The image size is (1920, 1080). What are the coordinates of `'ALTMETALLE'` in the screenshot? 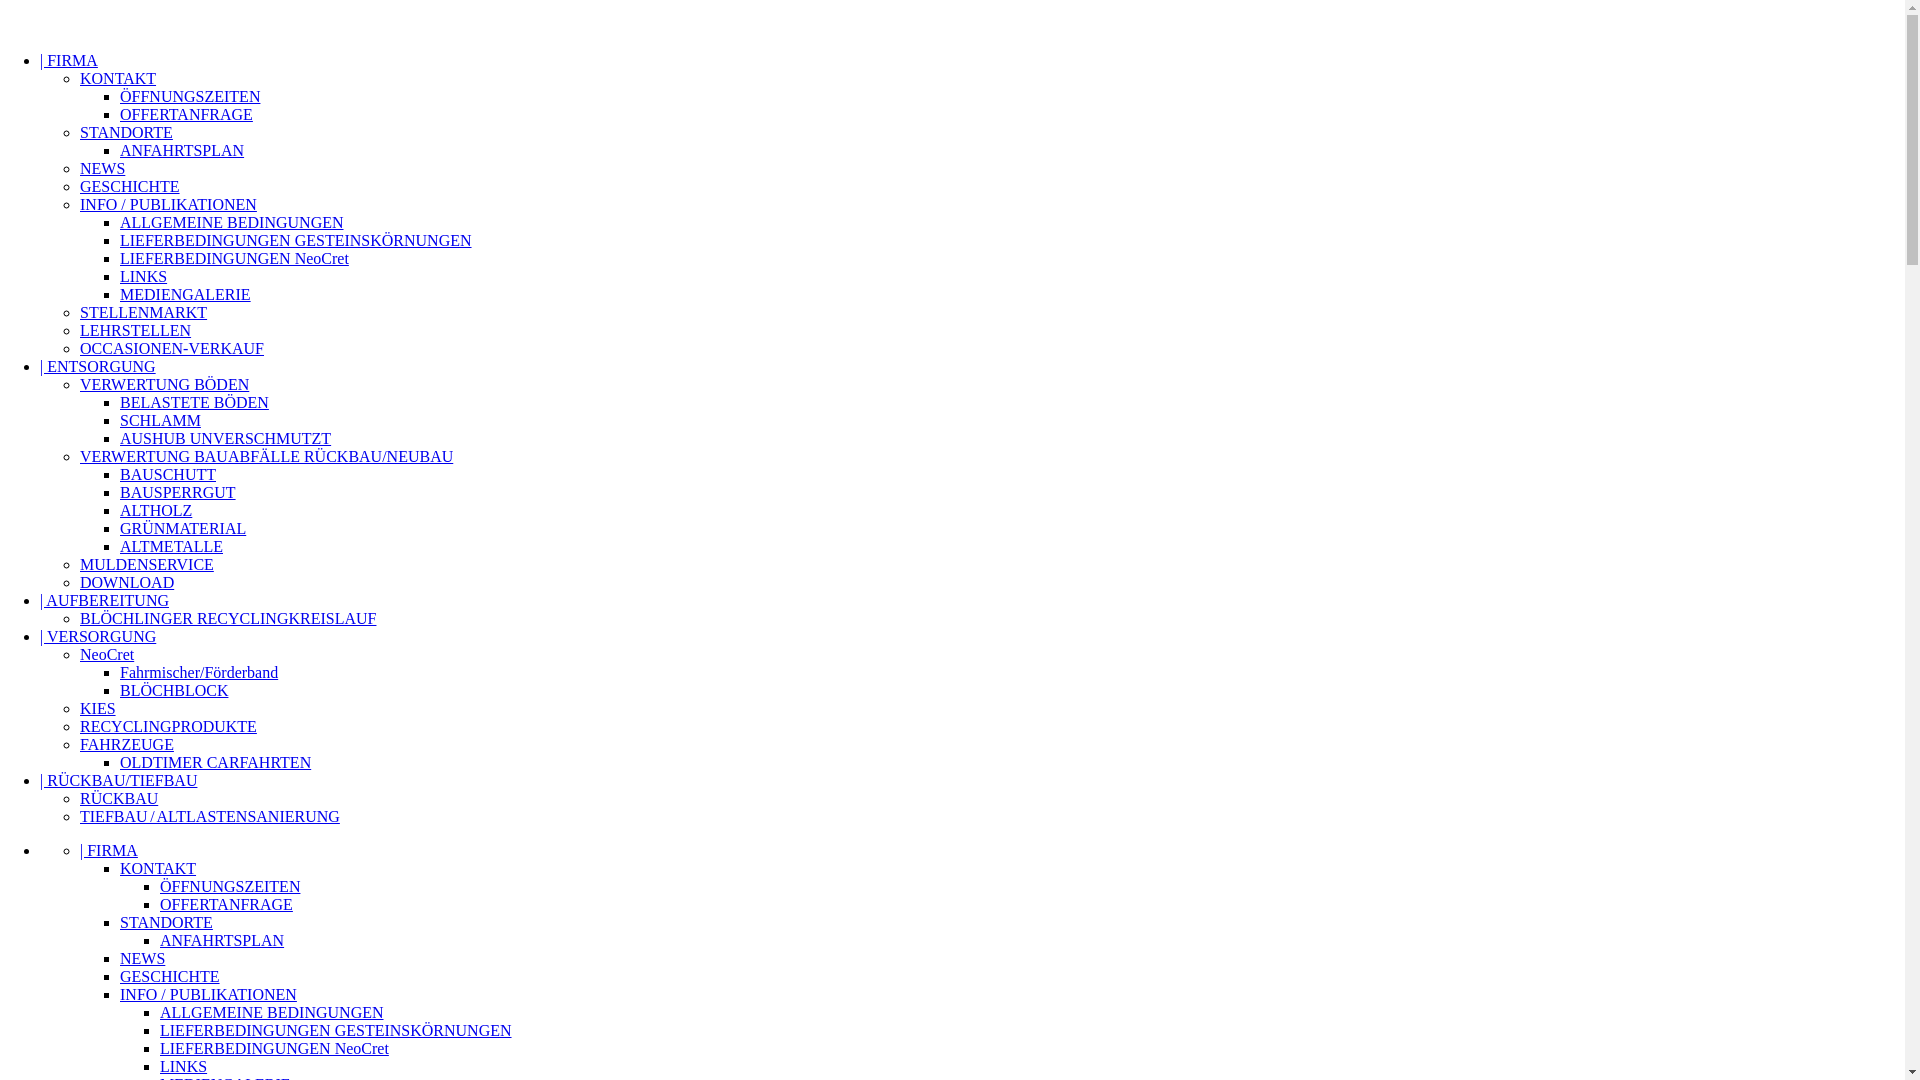 It's located at (171, 546).